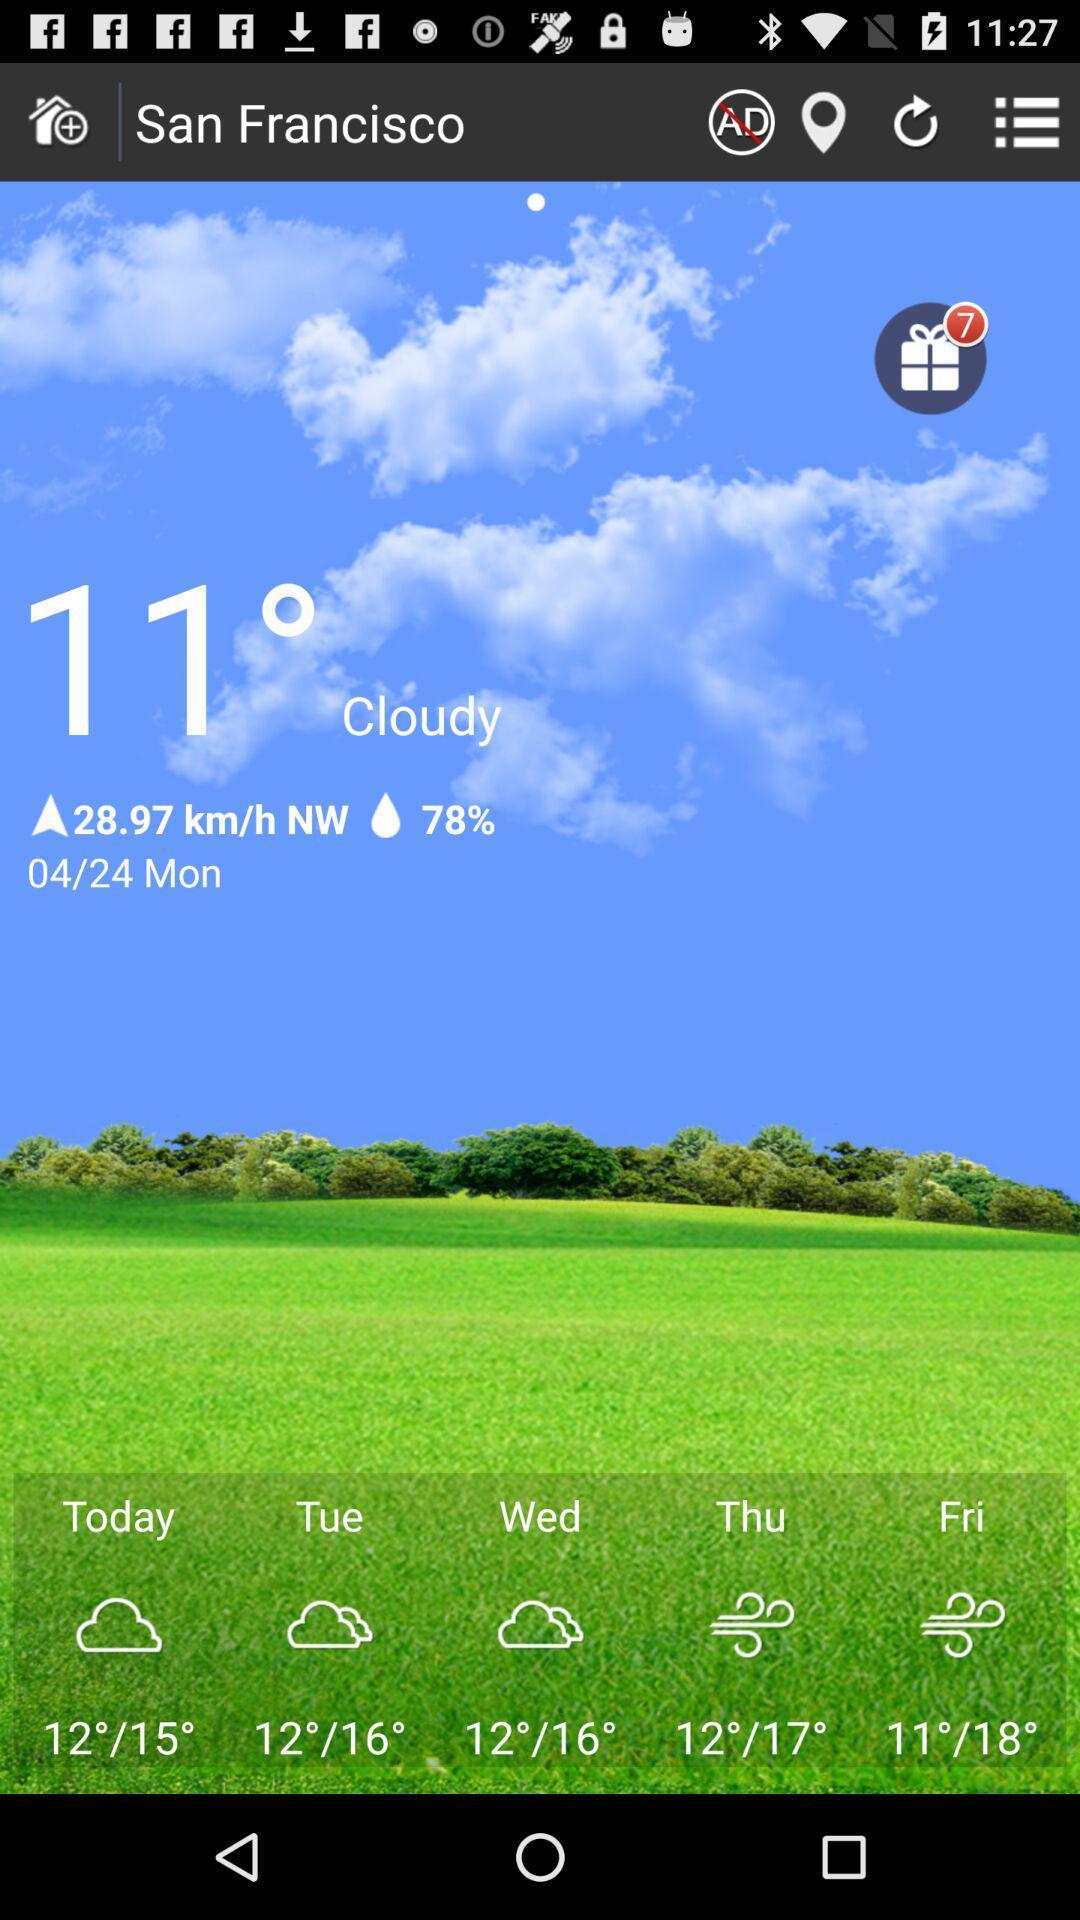 Image resolution: width=1080 pixels, height=1920 pixels. Describe the element at coordinates (1027, 129) in the screenshot. I see `the list icon` at that location.